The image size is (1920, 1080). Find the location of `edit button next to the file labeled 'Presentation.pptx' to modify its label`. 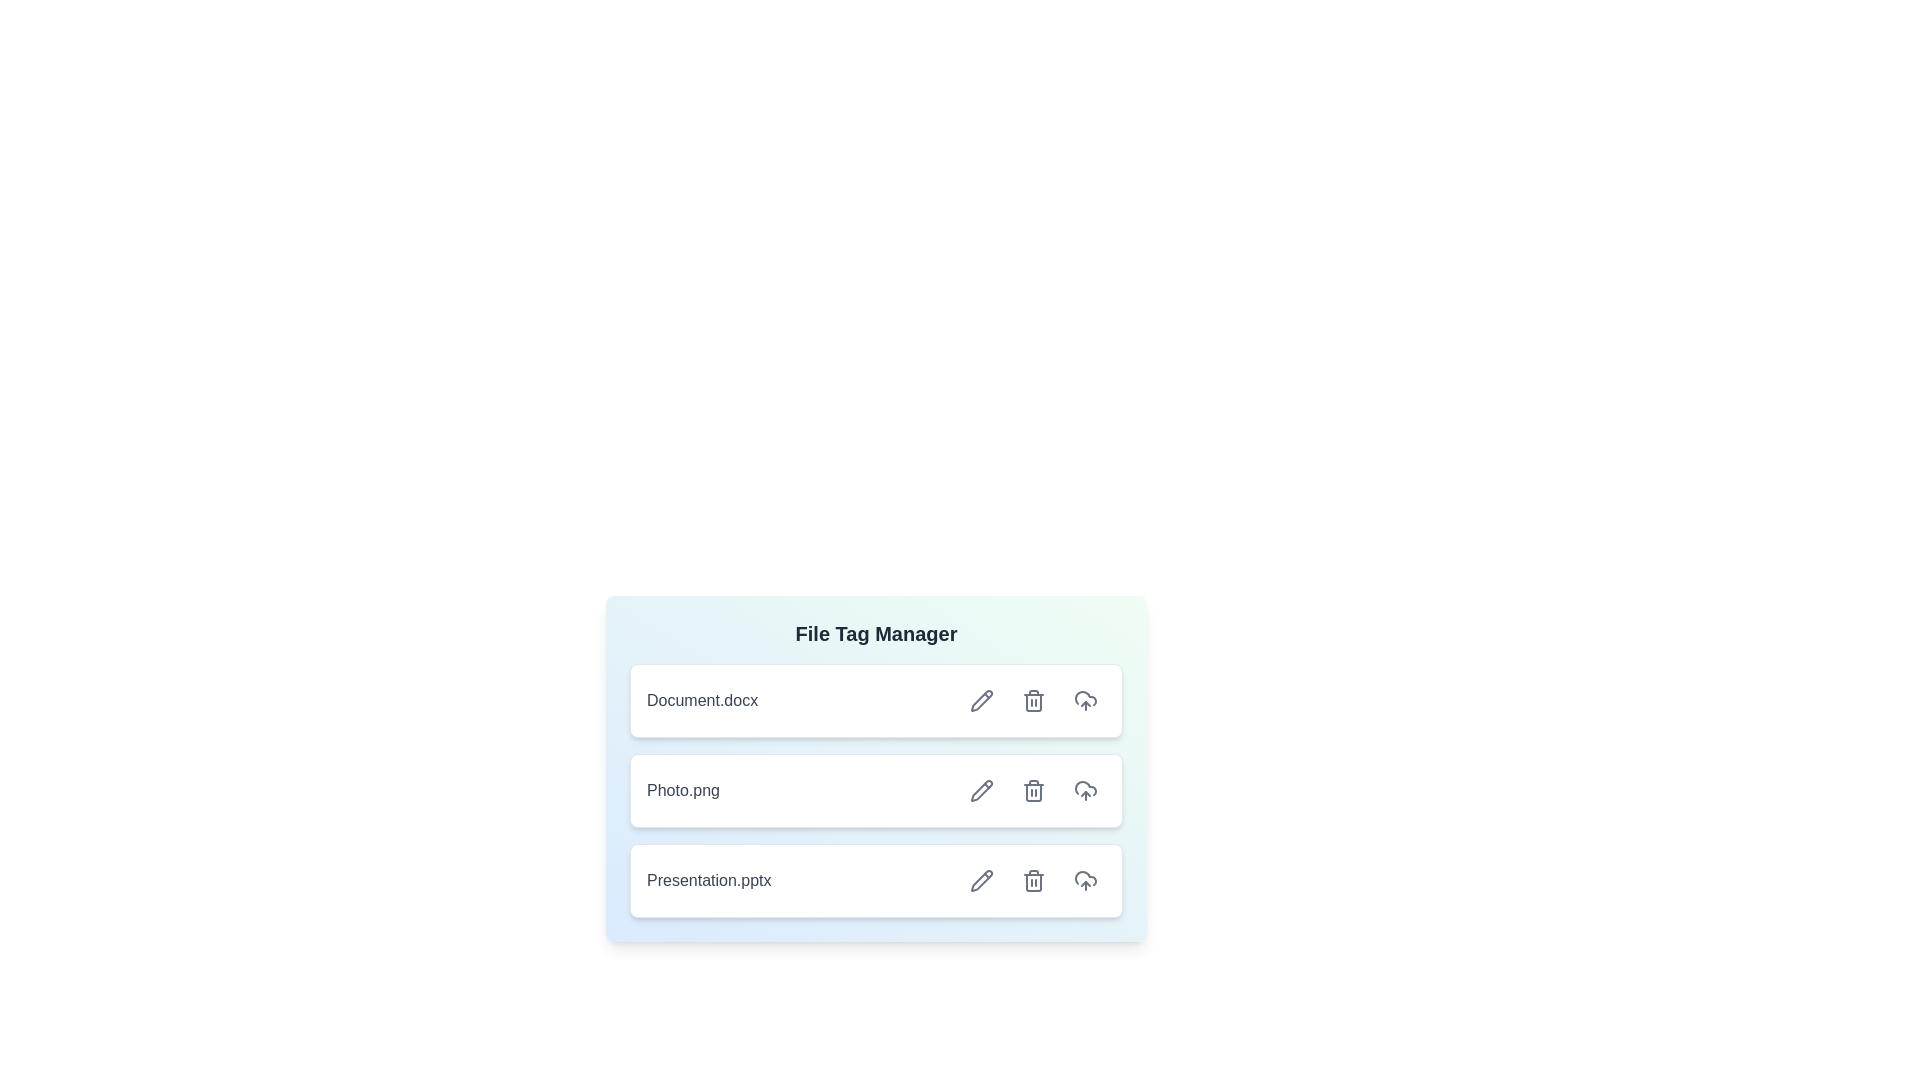

edit button next to the file labeled 'Presentation.pptx' to modify its label is located at coordinates (982, 879).